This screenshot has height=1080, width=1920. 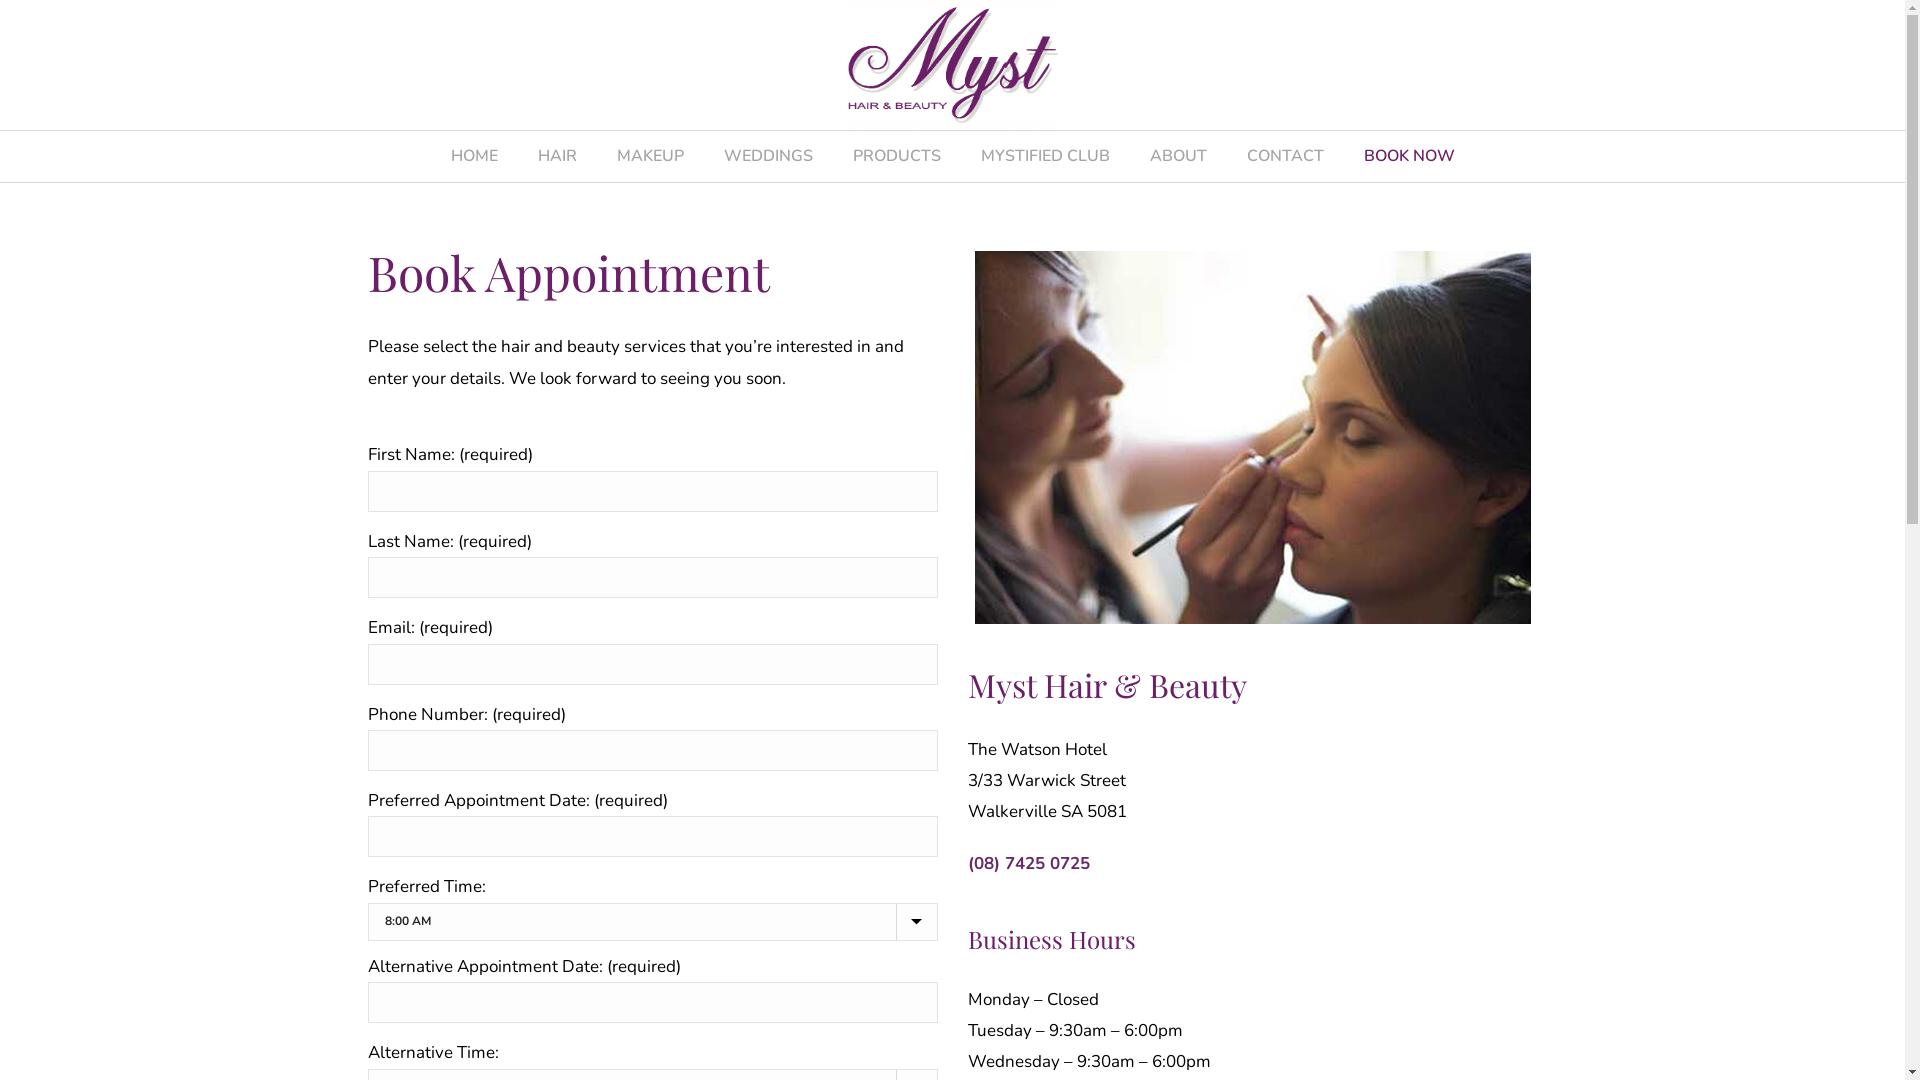 I want to click on 'Myst Hair & Beauty', so click(x=951, y=64).